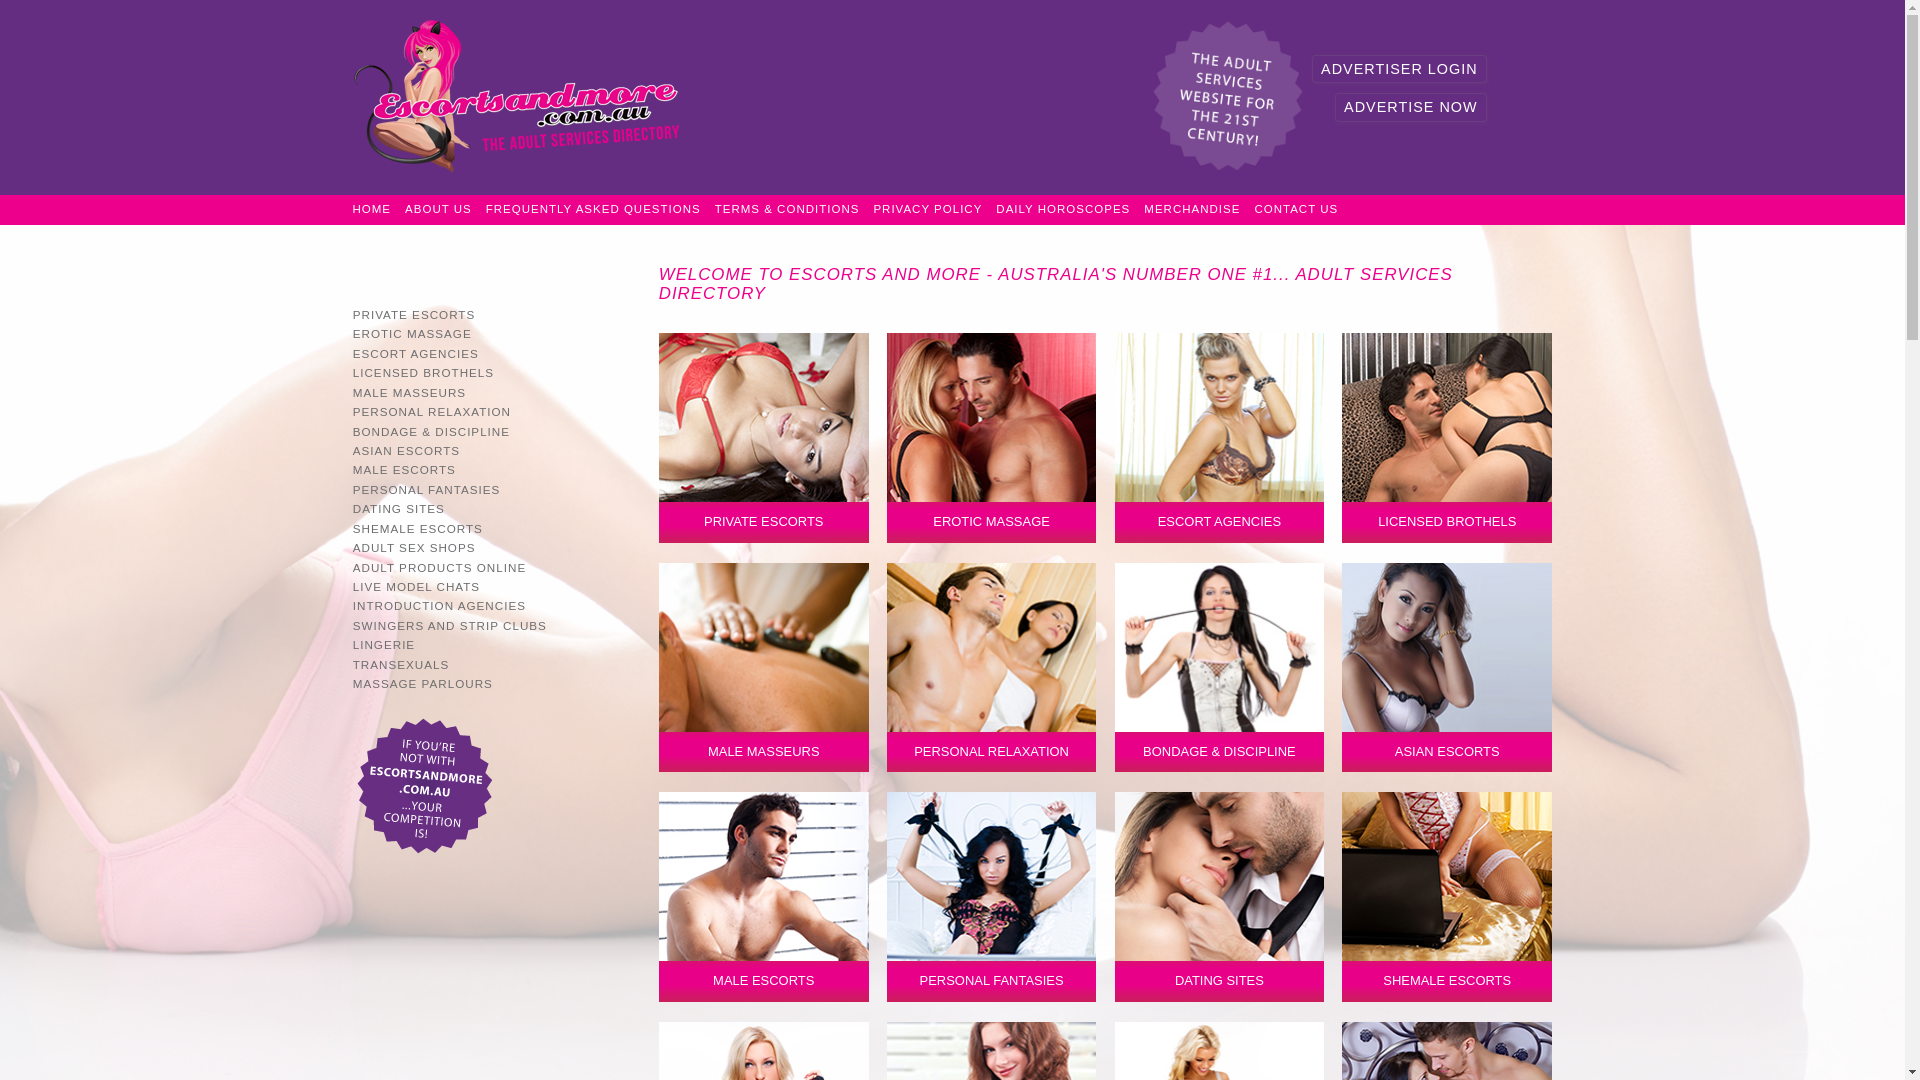 The height and width of the screenshot is (1080, 1920). I want to click on 'MALE ESCORTS', so click(762, 896).